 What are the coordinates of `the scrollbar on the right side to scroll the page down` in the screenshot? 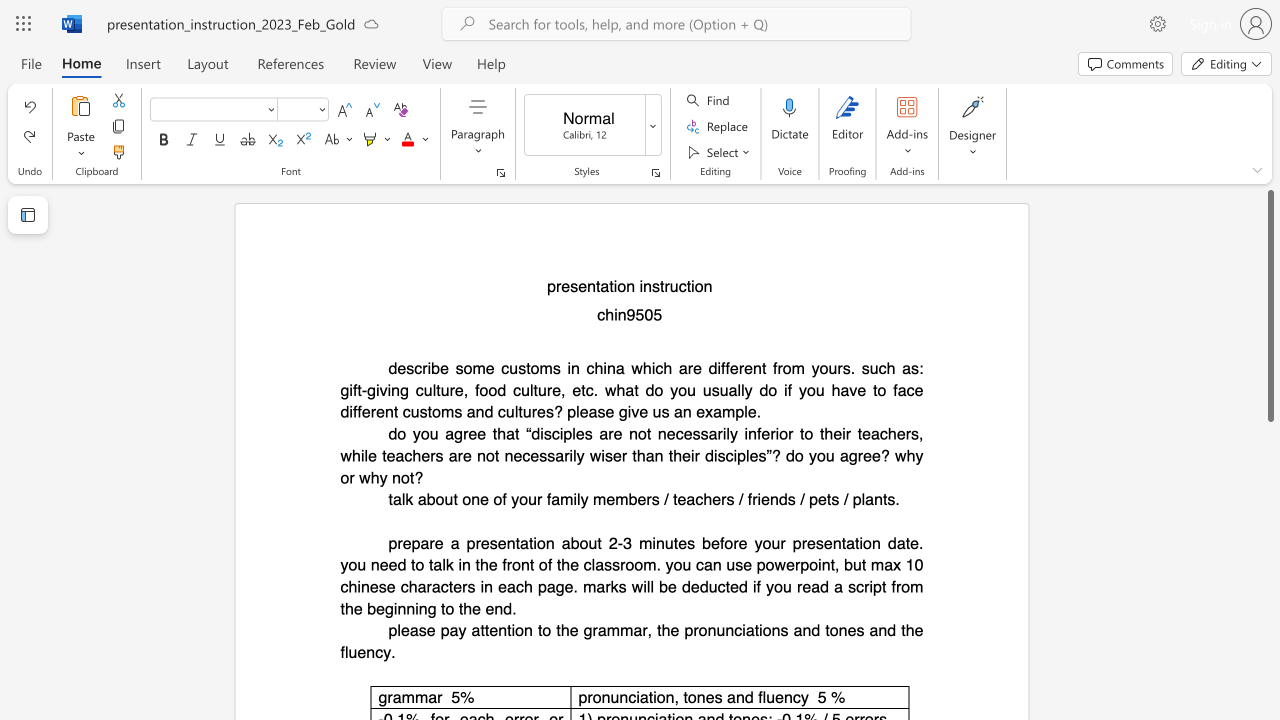 It's located at (1269, 550).